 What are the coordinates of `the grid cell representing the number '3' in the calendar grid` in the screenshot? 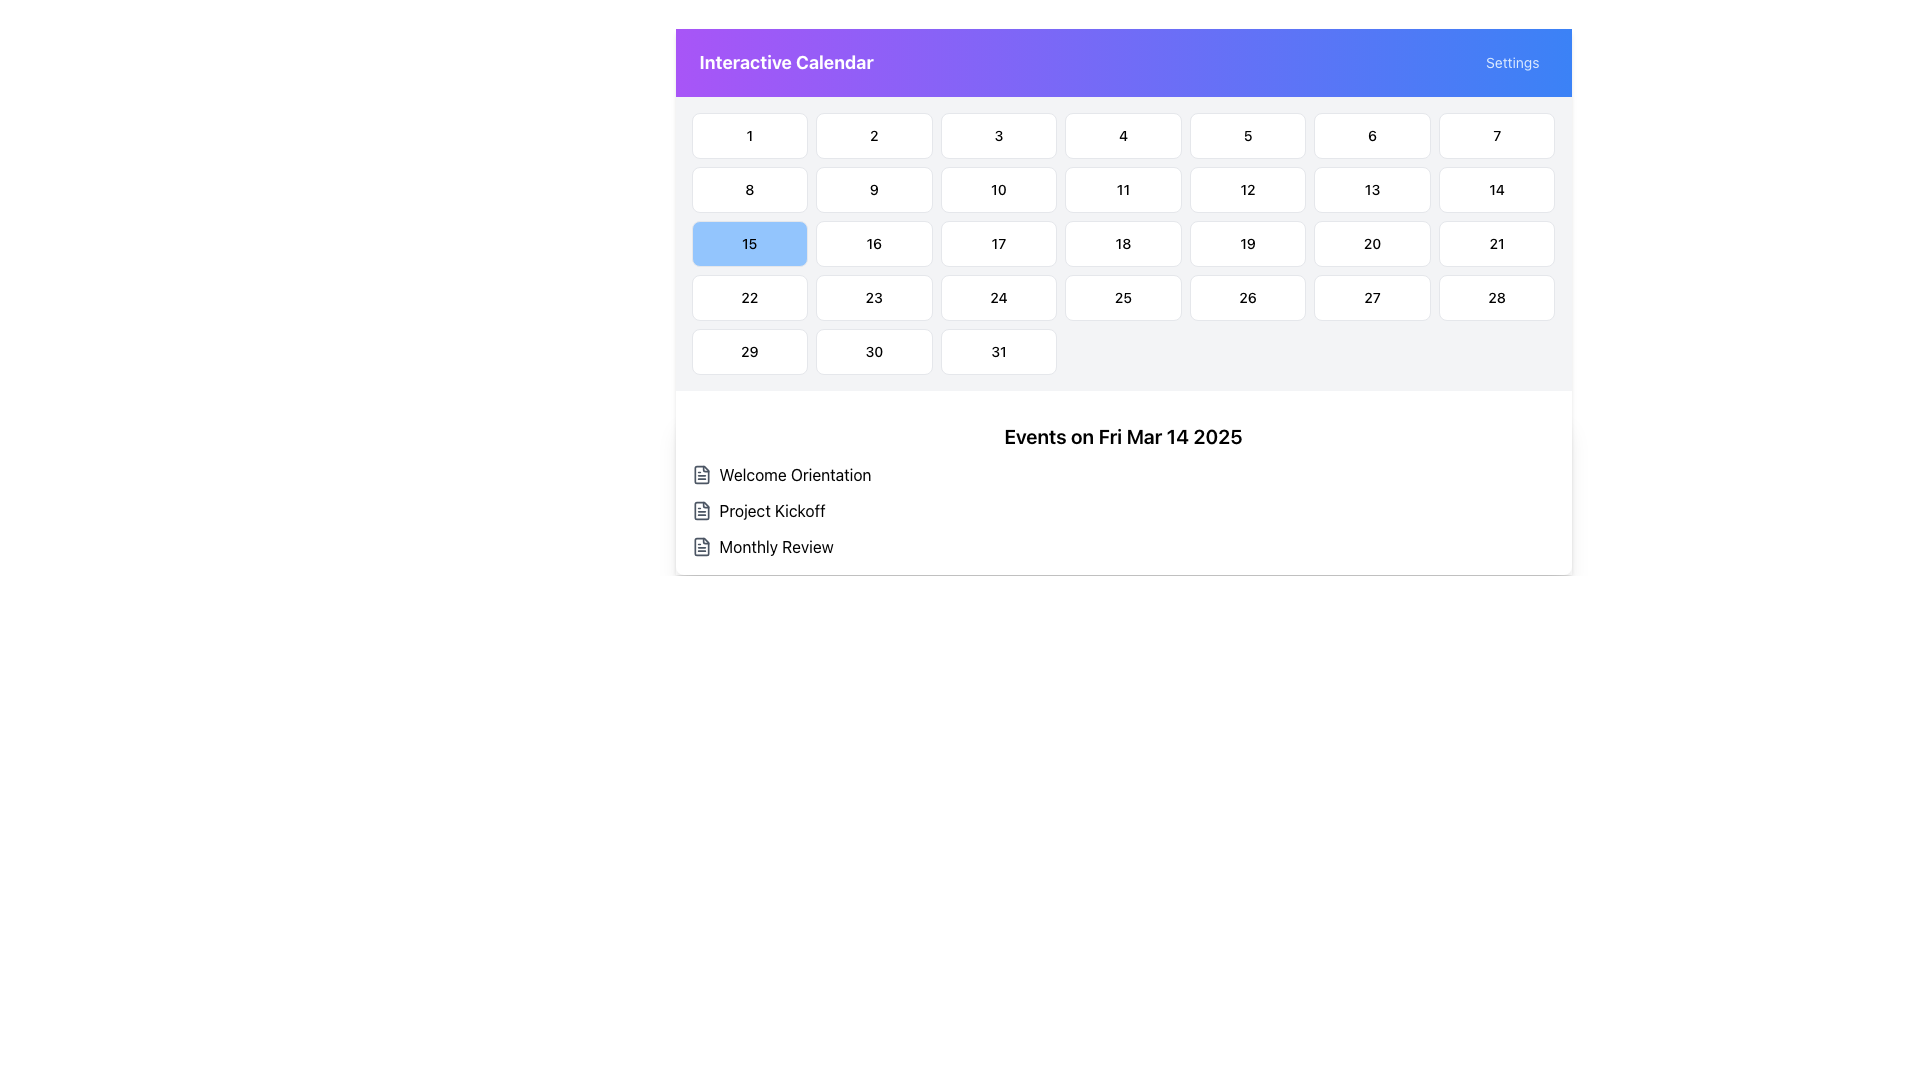 It's located at (998, 135).